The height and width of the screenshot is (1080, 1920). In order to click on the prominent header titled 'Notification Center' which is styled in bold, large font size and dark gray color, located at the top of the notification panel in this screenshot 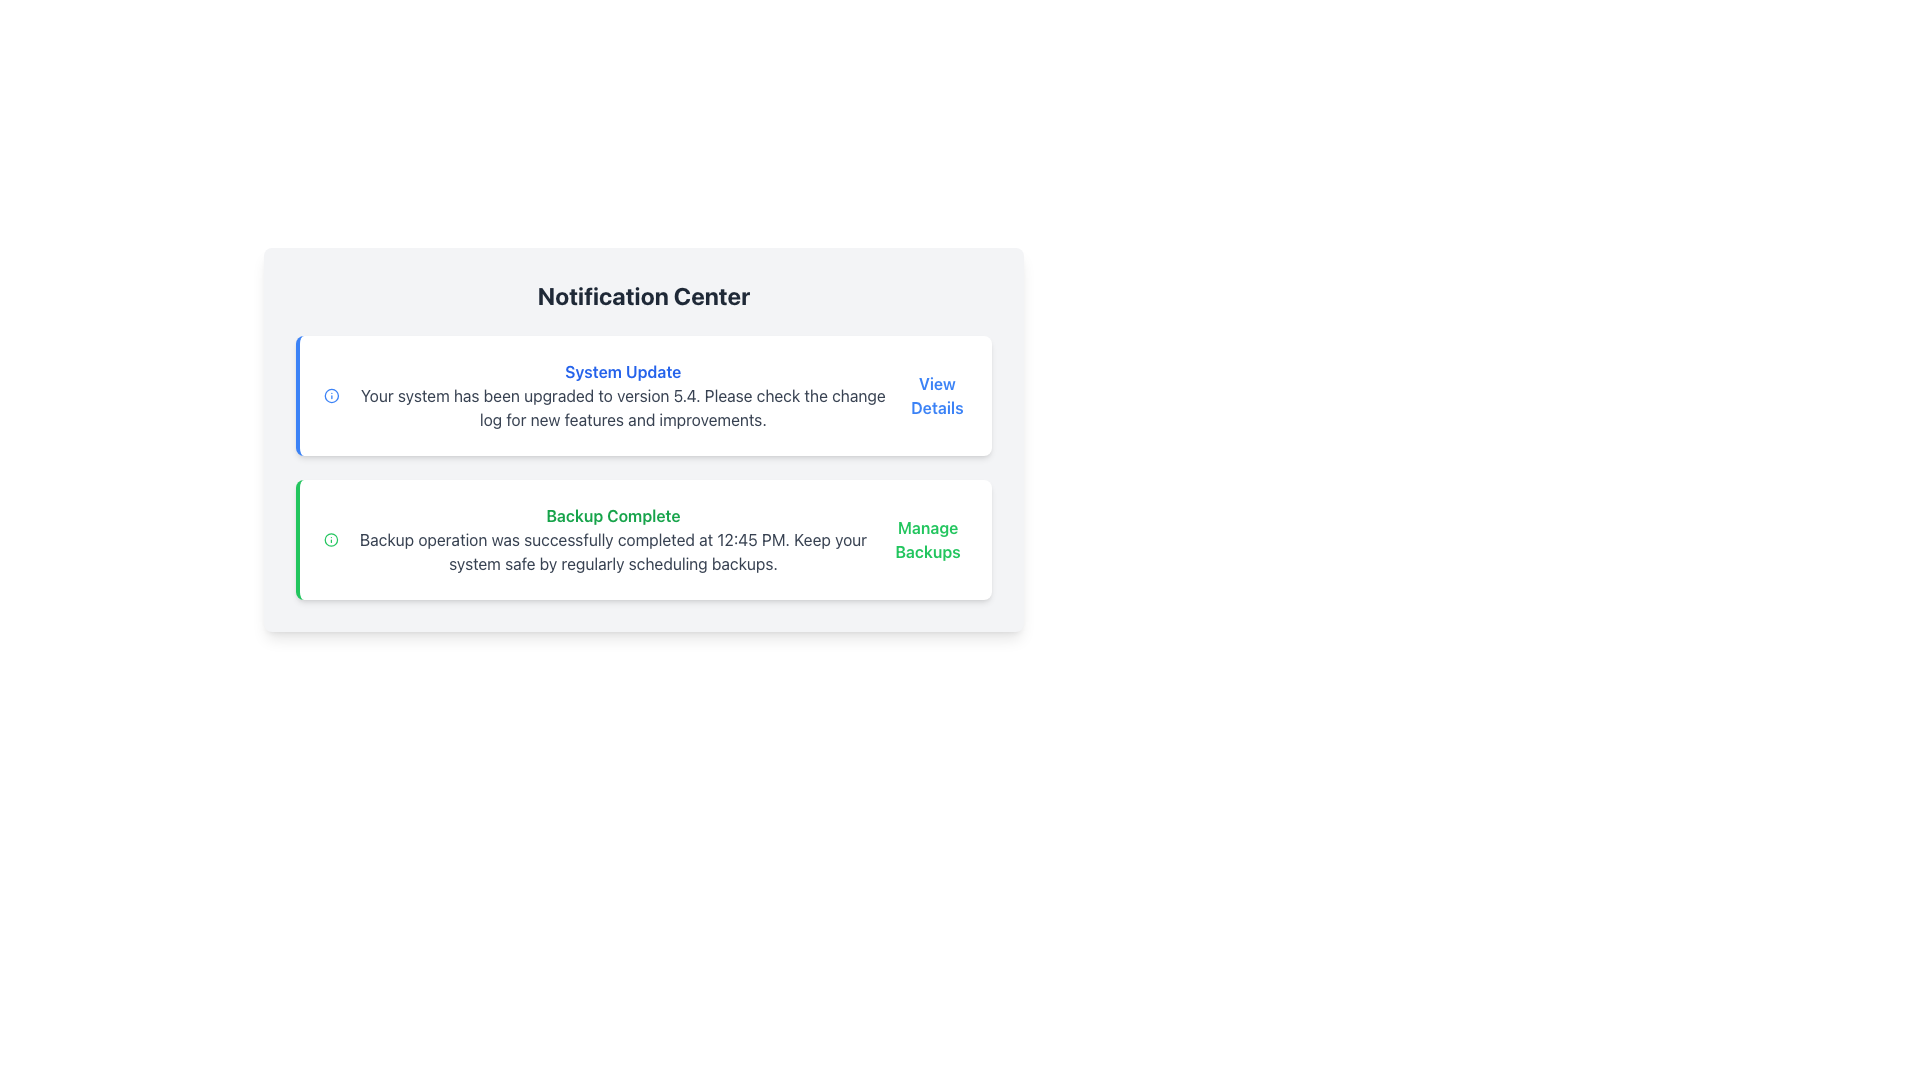, I will do `click(643, 296)`.